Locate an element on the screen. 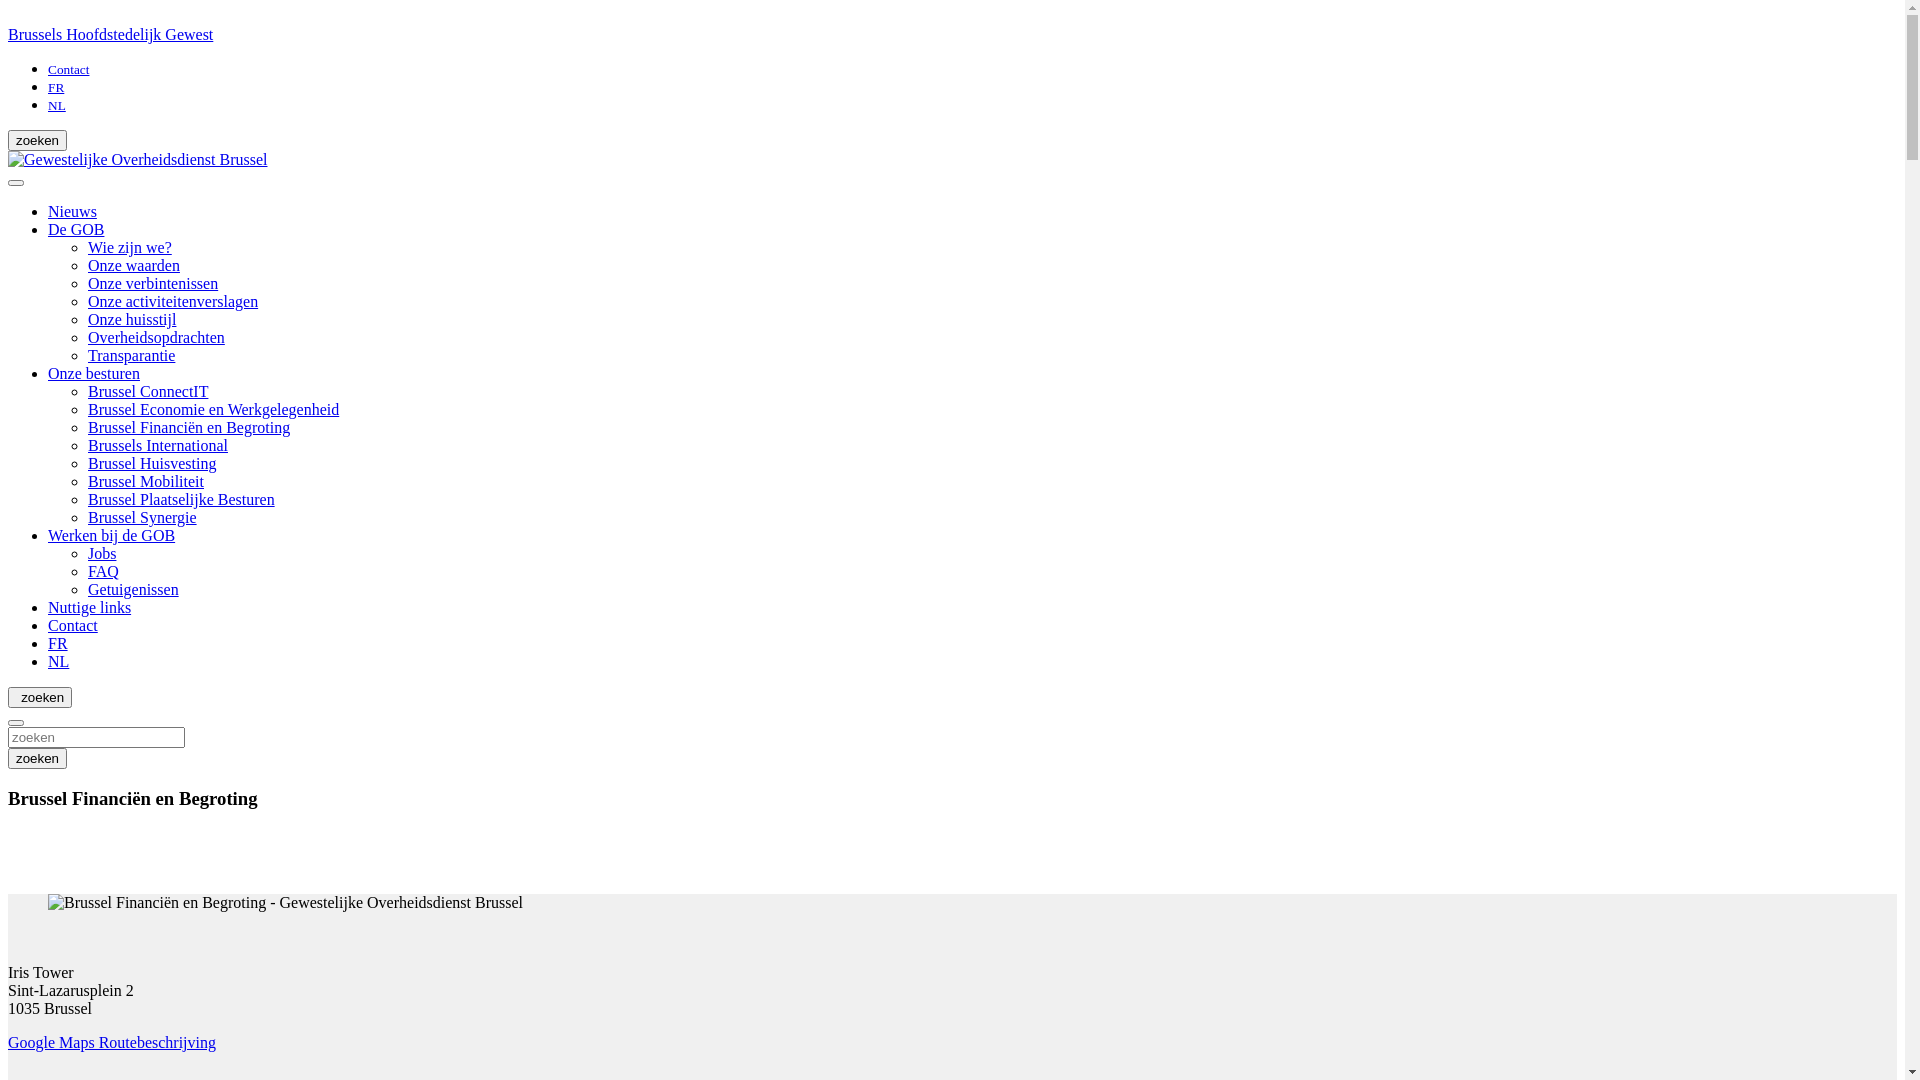 This screenshot has width=1920, height=1080. 'Werken bij de GOB' is located at coordinates (110, 534).